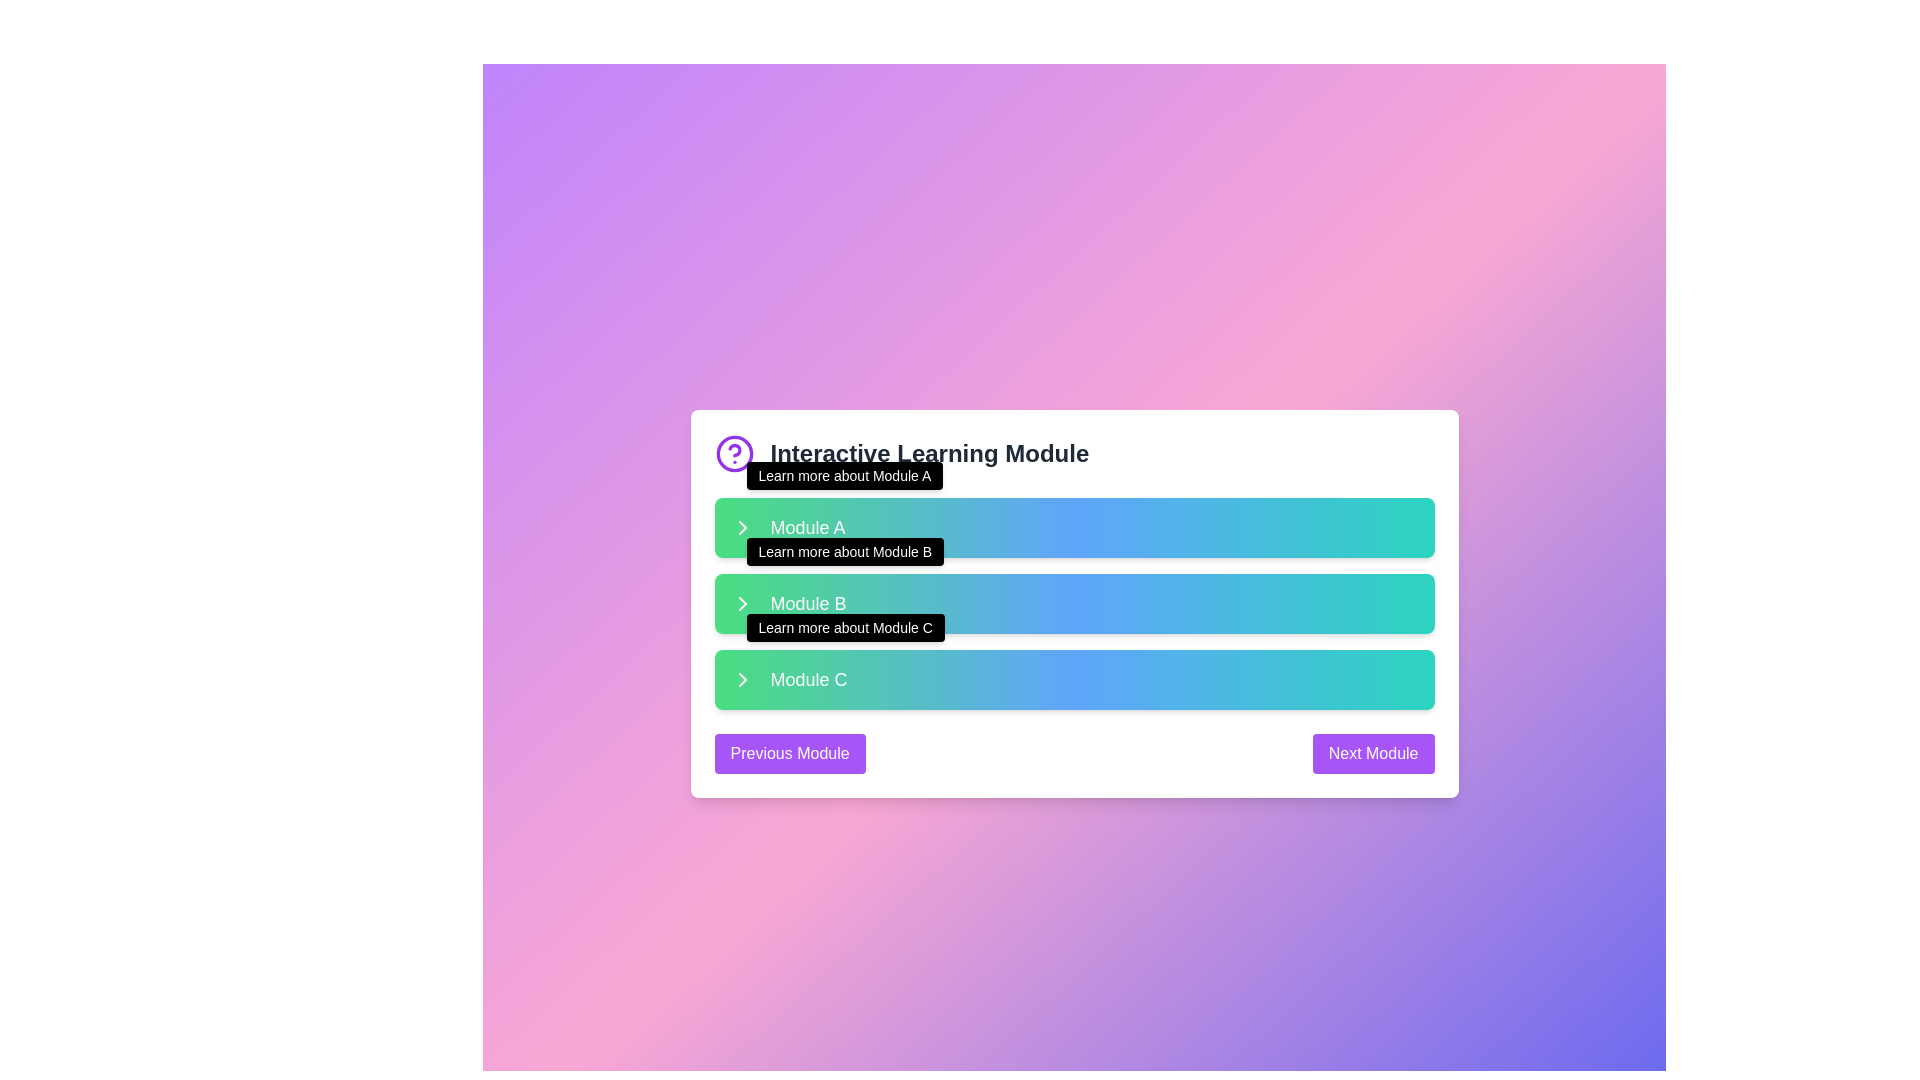 The height and width of the screenshot is (1080, 1920). I want to click on the chevron icon located at the far left of the green button labeled 'Module C', so click(741, 678).